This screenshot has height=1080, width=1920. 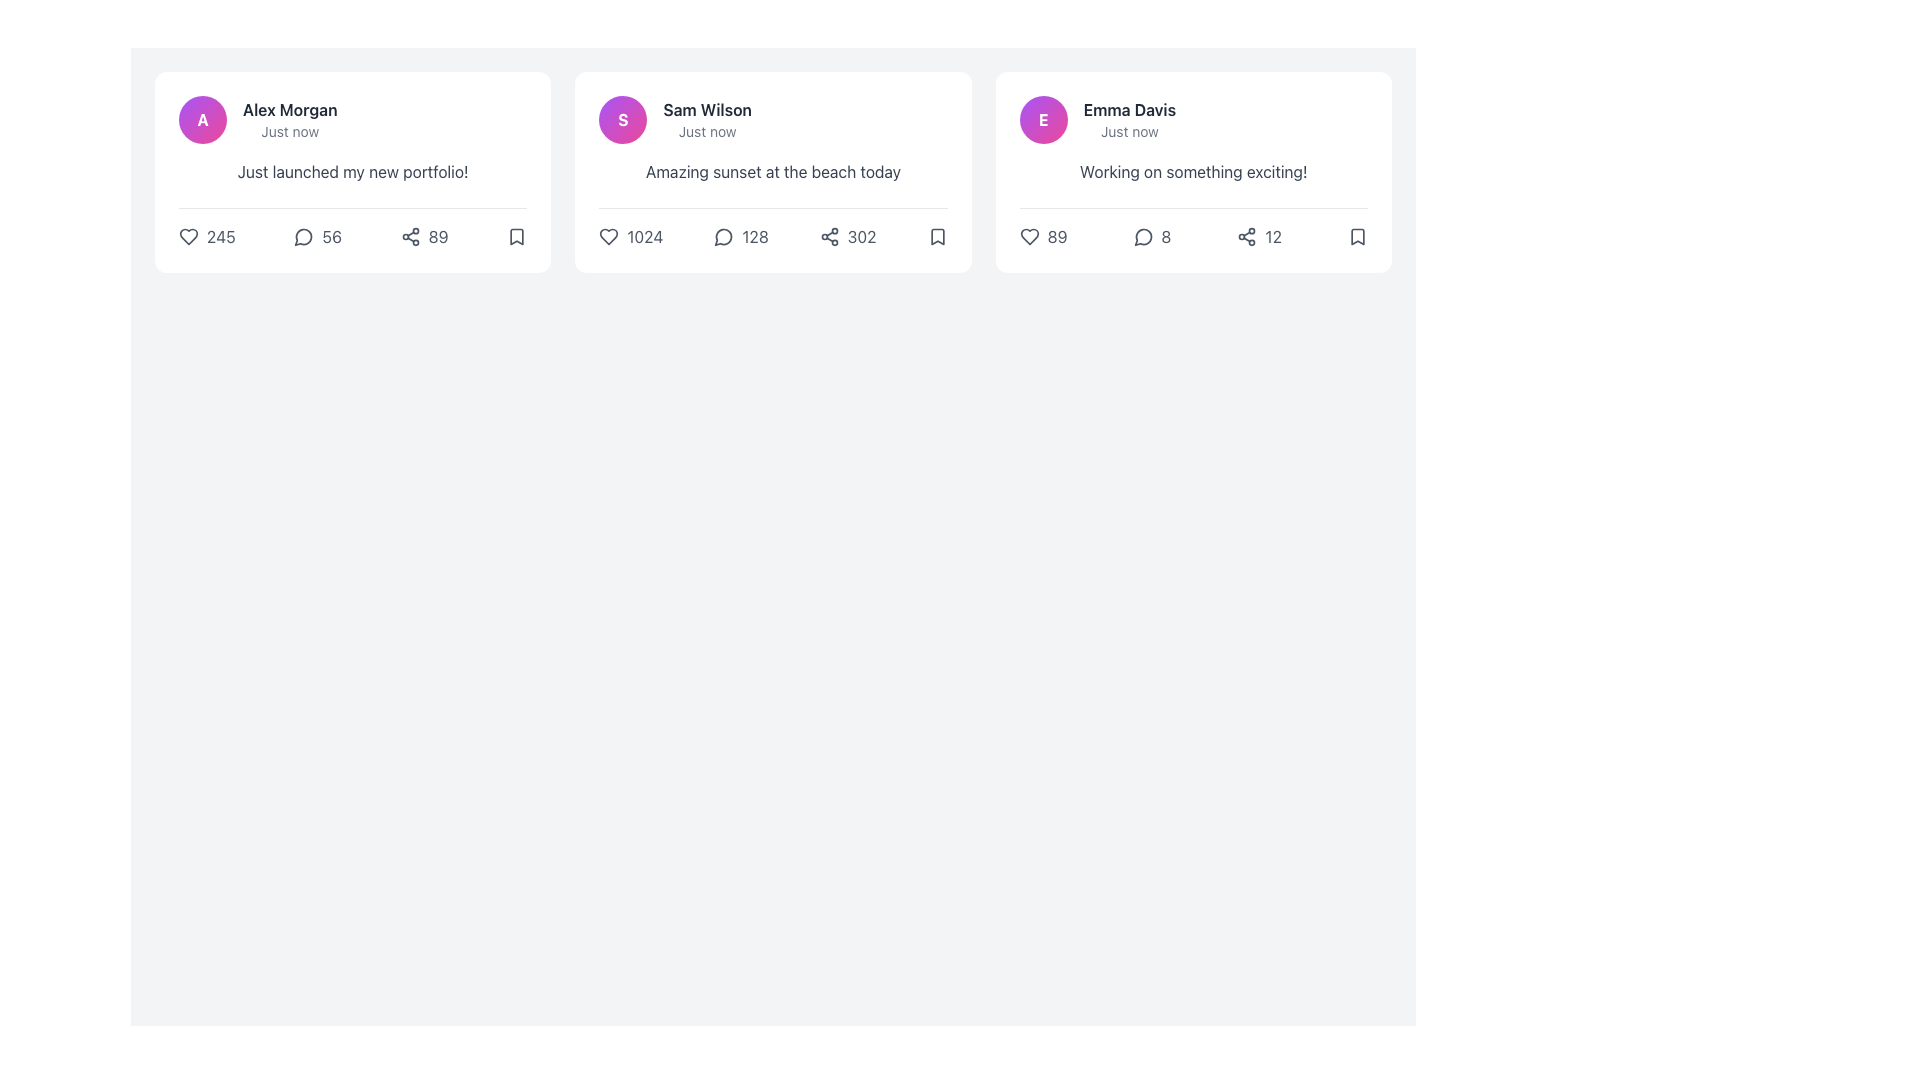 I want to click on the interactive speech bubble icon-text pair with the number '56' located in the bottom section of the first content card from the left, which changes the icon's color to blue, so click(x=317, y=235).